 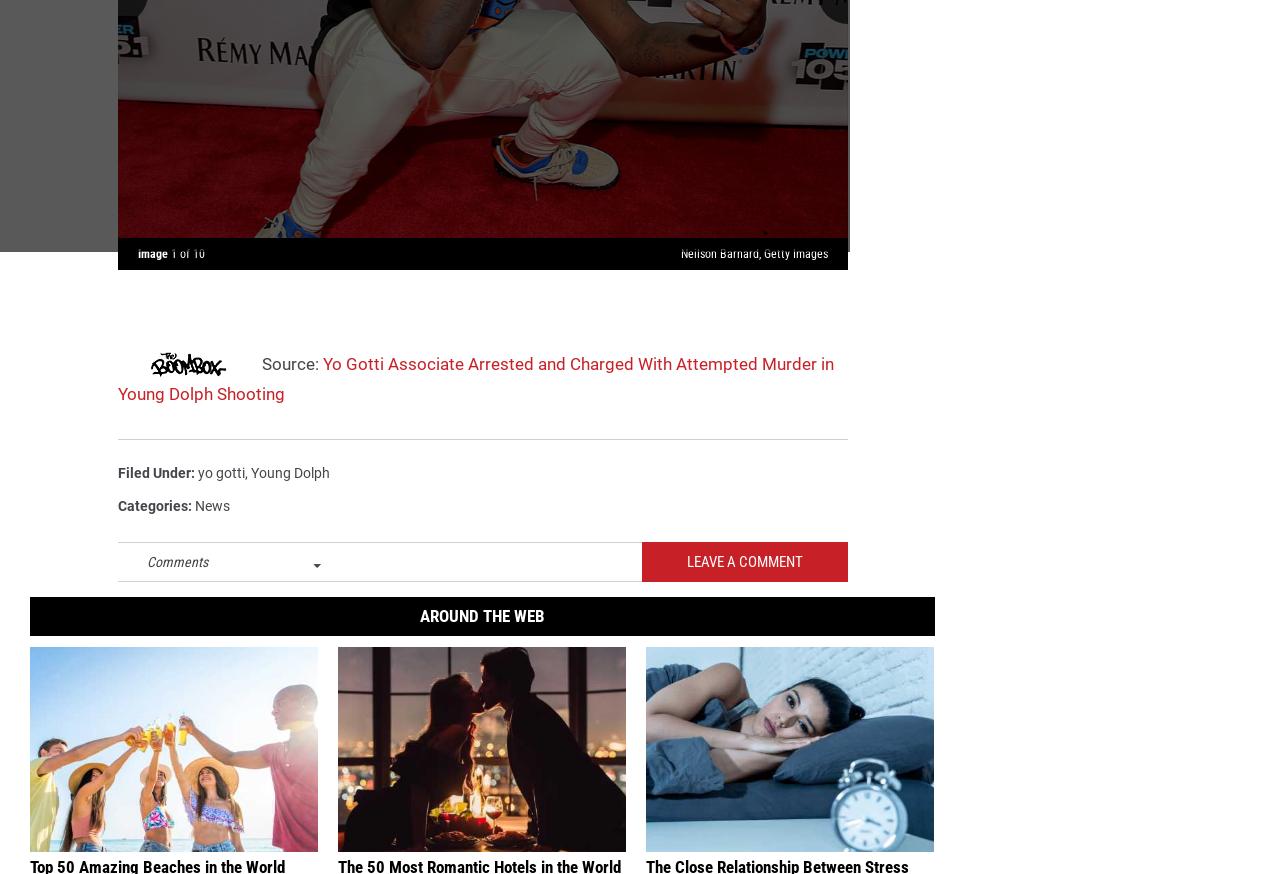 I want to click on 'Neilson Barnard, Getty Images', so click(x=754, y=262).